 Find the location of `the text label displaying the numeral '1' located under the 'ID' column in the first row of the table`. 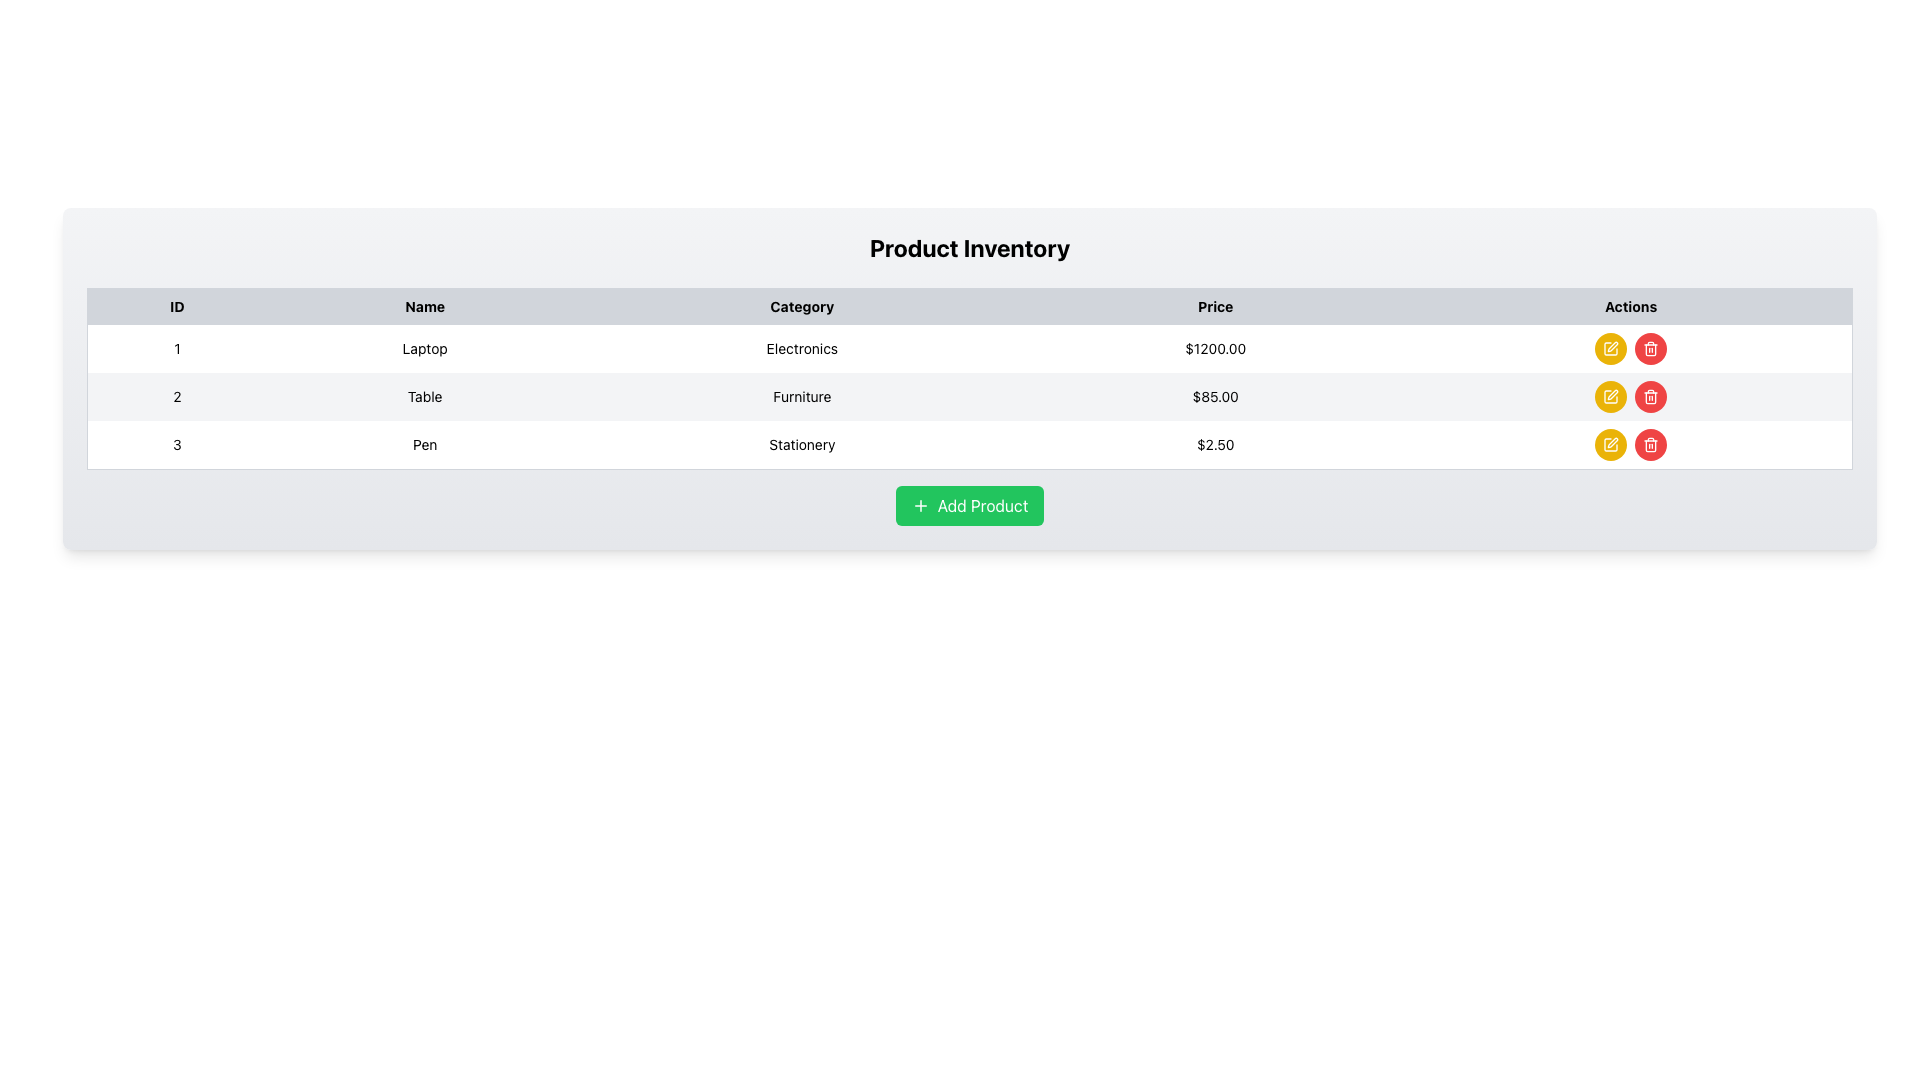

the text label displaying the numeral '1' located under the 'ID' column in the first row of the table is located at coordinates (177, 347).